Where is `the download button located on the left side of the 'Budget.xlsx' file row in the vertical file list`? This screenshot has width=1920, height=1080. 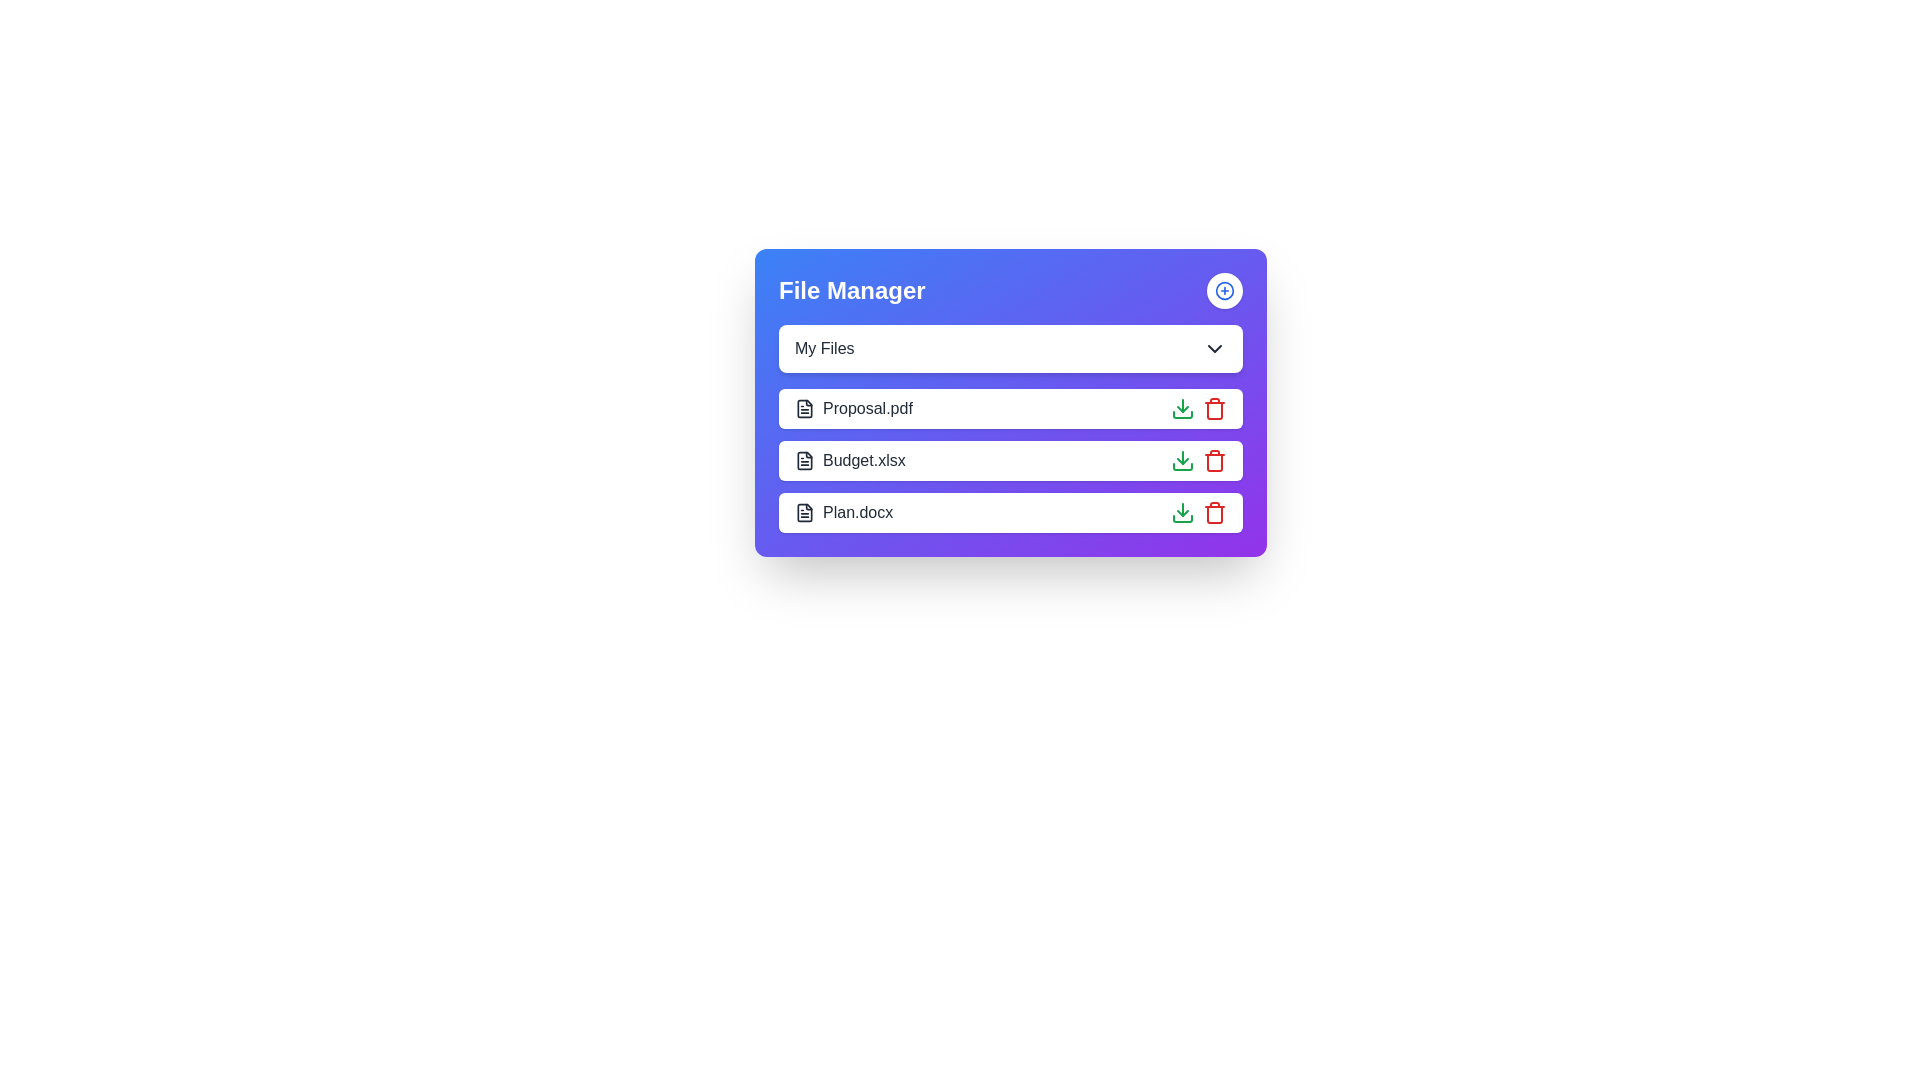 the download button located on the left side of the 'Budget.xlsx' file row in the vertical file list is located at coordinates (1182, 407).